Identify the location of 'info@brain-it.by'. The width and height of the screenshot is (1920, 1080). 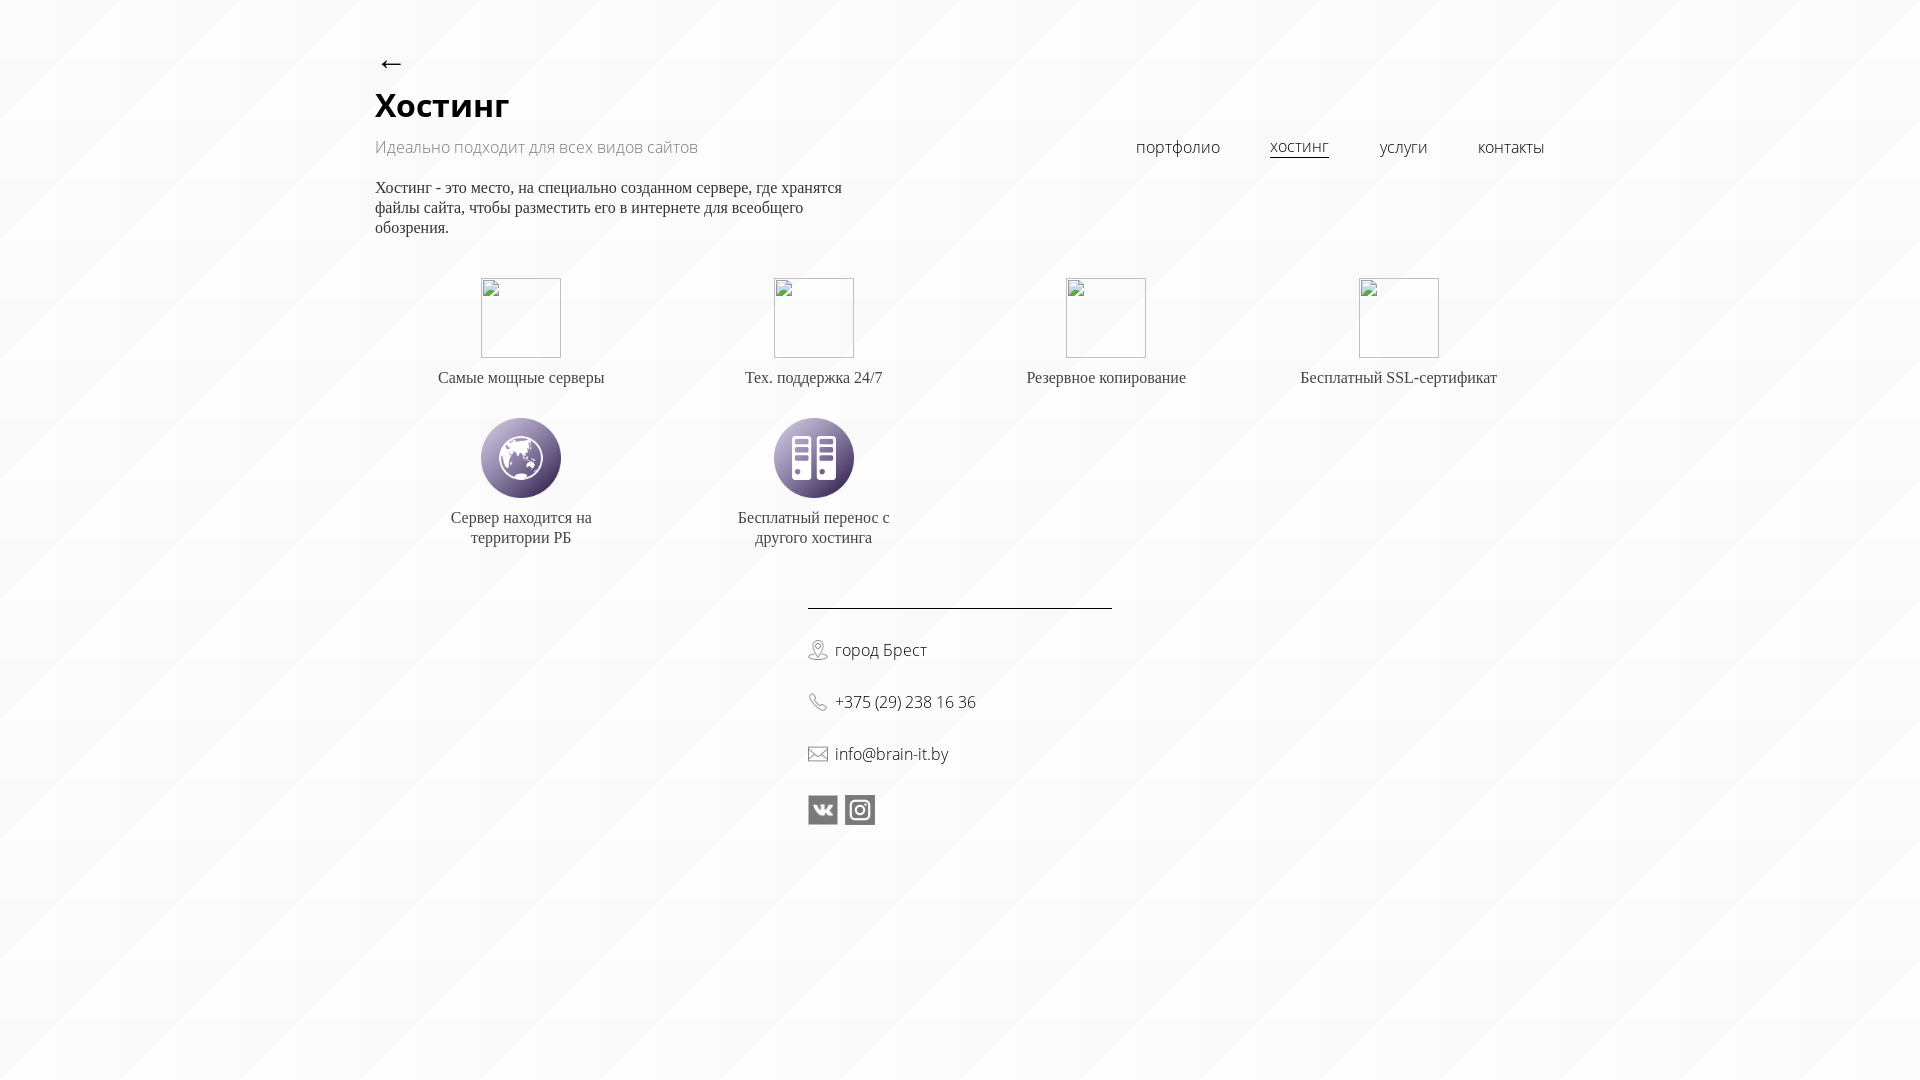
(890, 753).